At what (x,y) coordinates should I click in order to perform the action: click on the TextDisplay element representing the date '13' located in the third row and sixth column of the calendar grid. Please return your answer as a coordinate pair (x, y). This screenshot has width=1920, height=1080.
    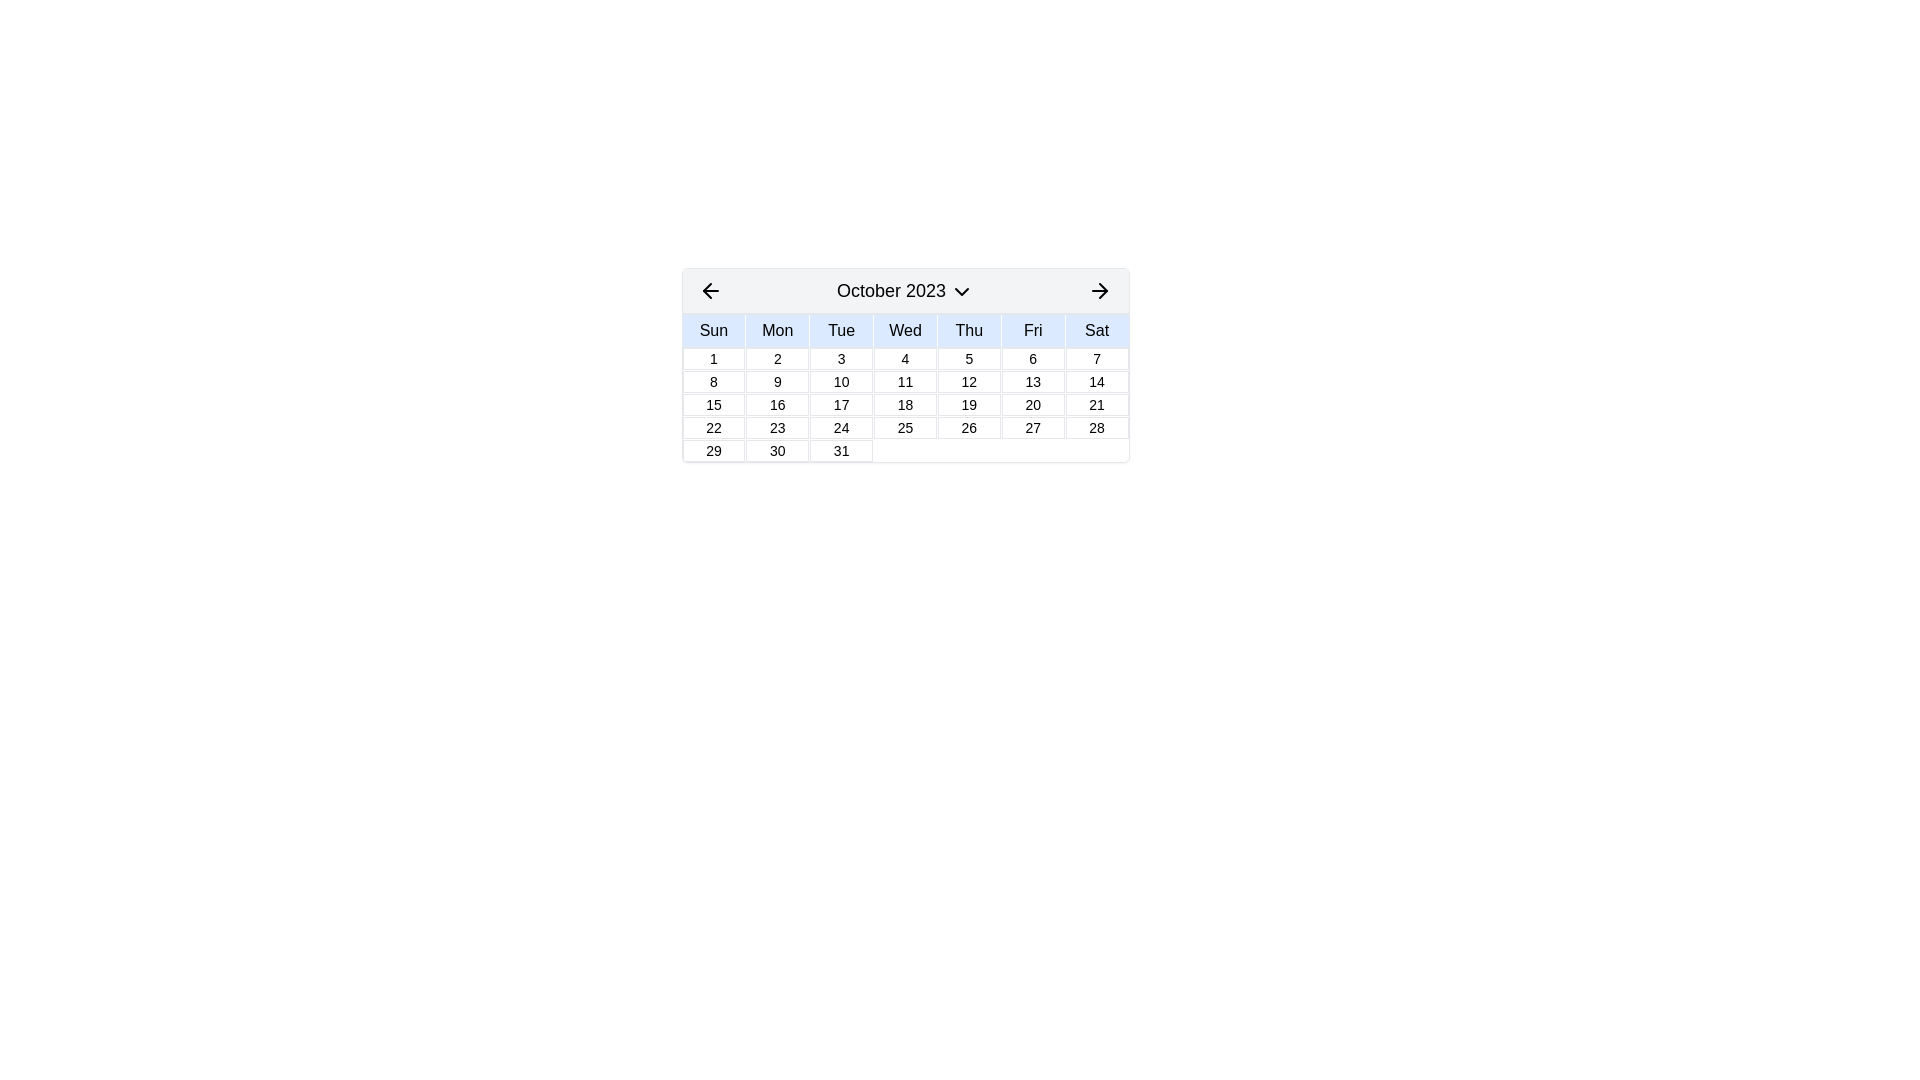
    Looking at the image, I should click on (1033, 381).